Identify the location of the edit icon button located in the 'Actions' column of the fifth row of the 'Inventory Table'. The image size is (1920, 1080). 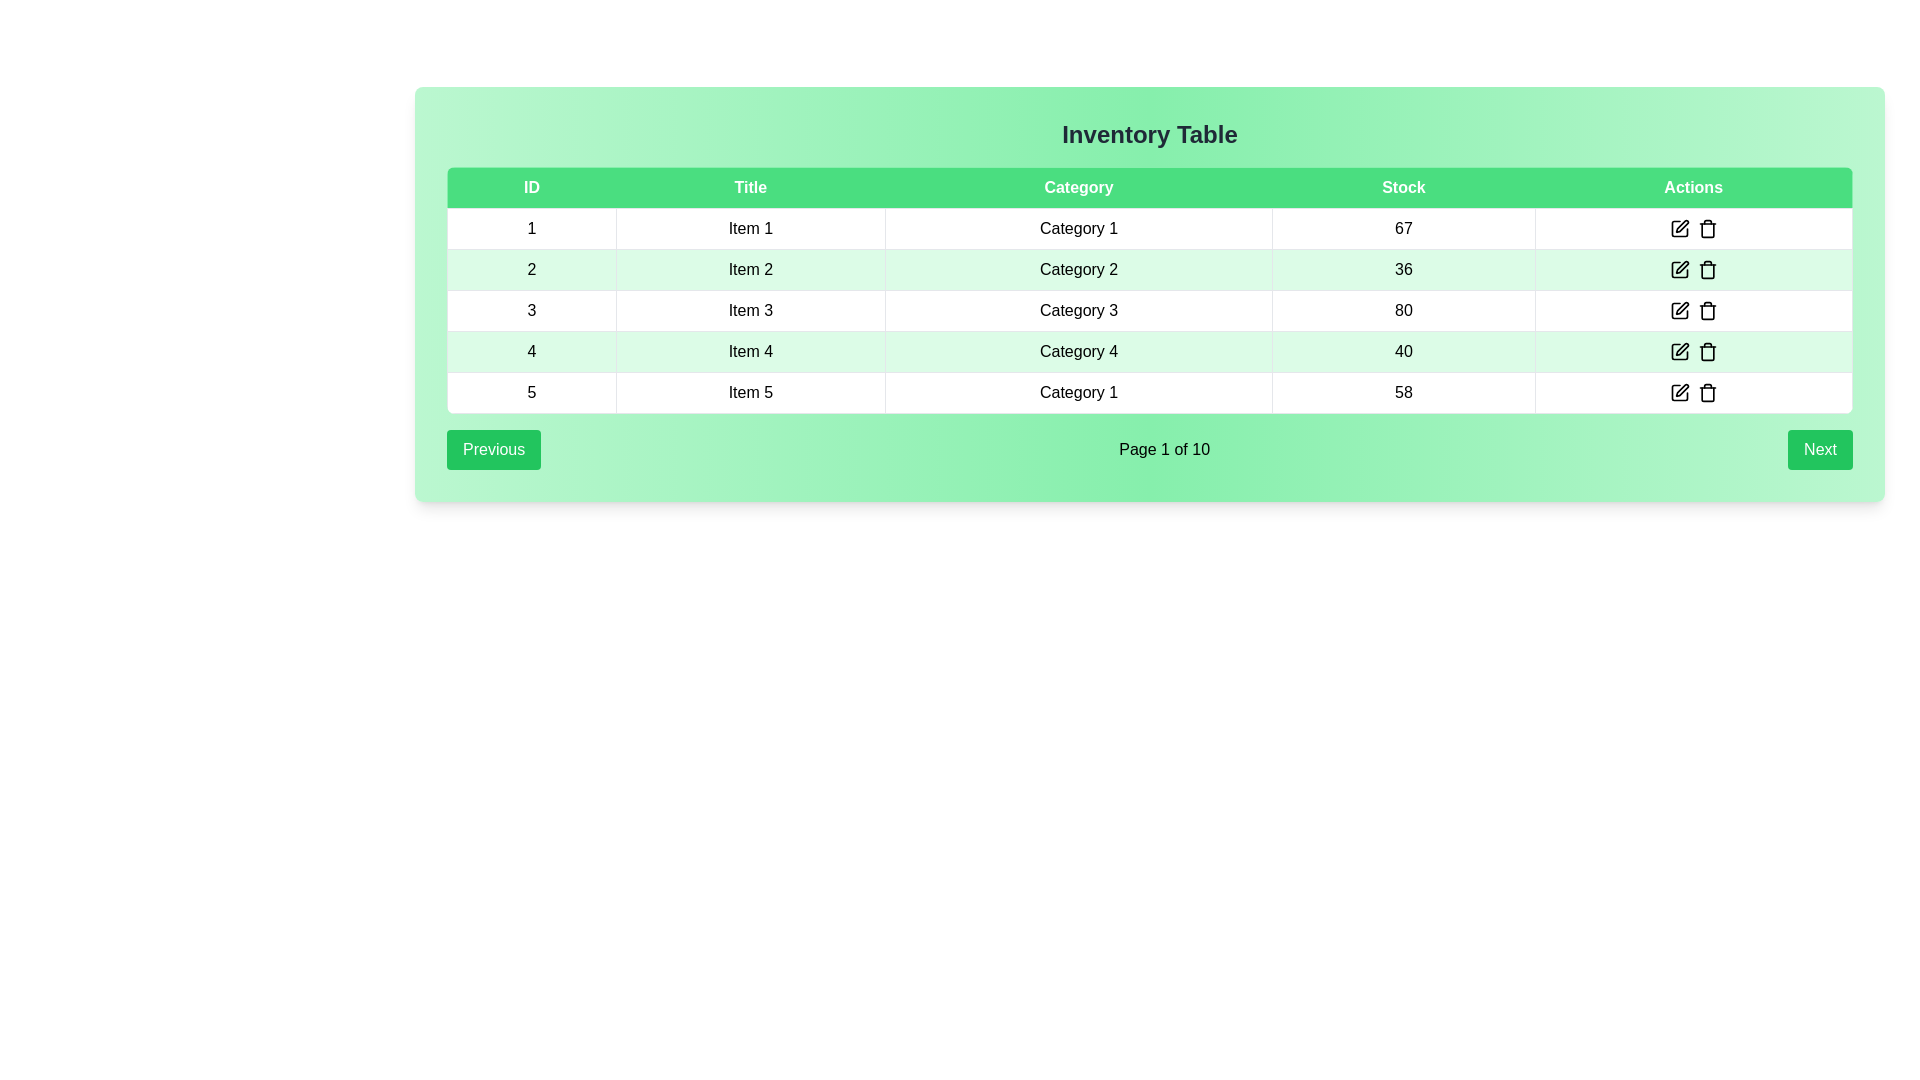
(1680, 393).